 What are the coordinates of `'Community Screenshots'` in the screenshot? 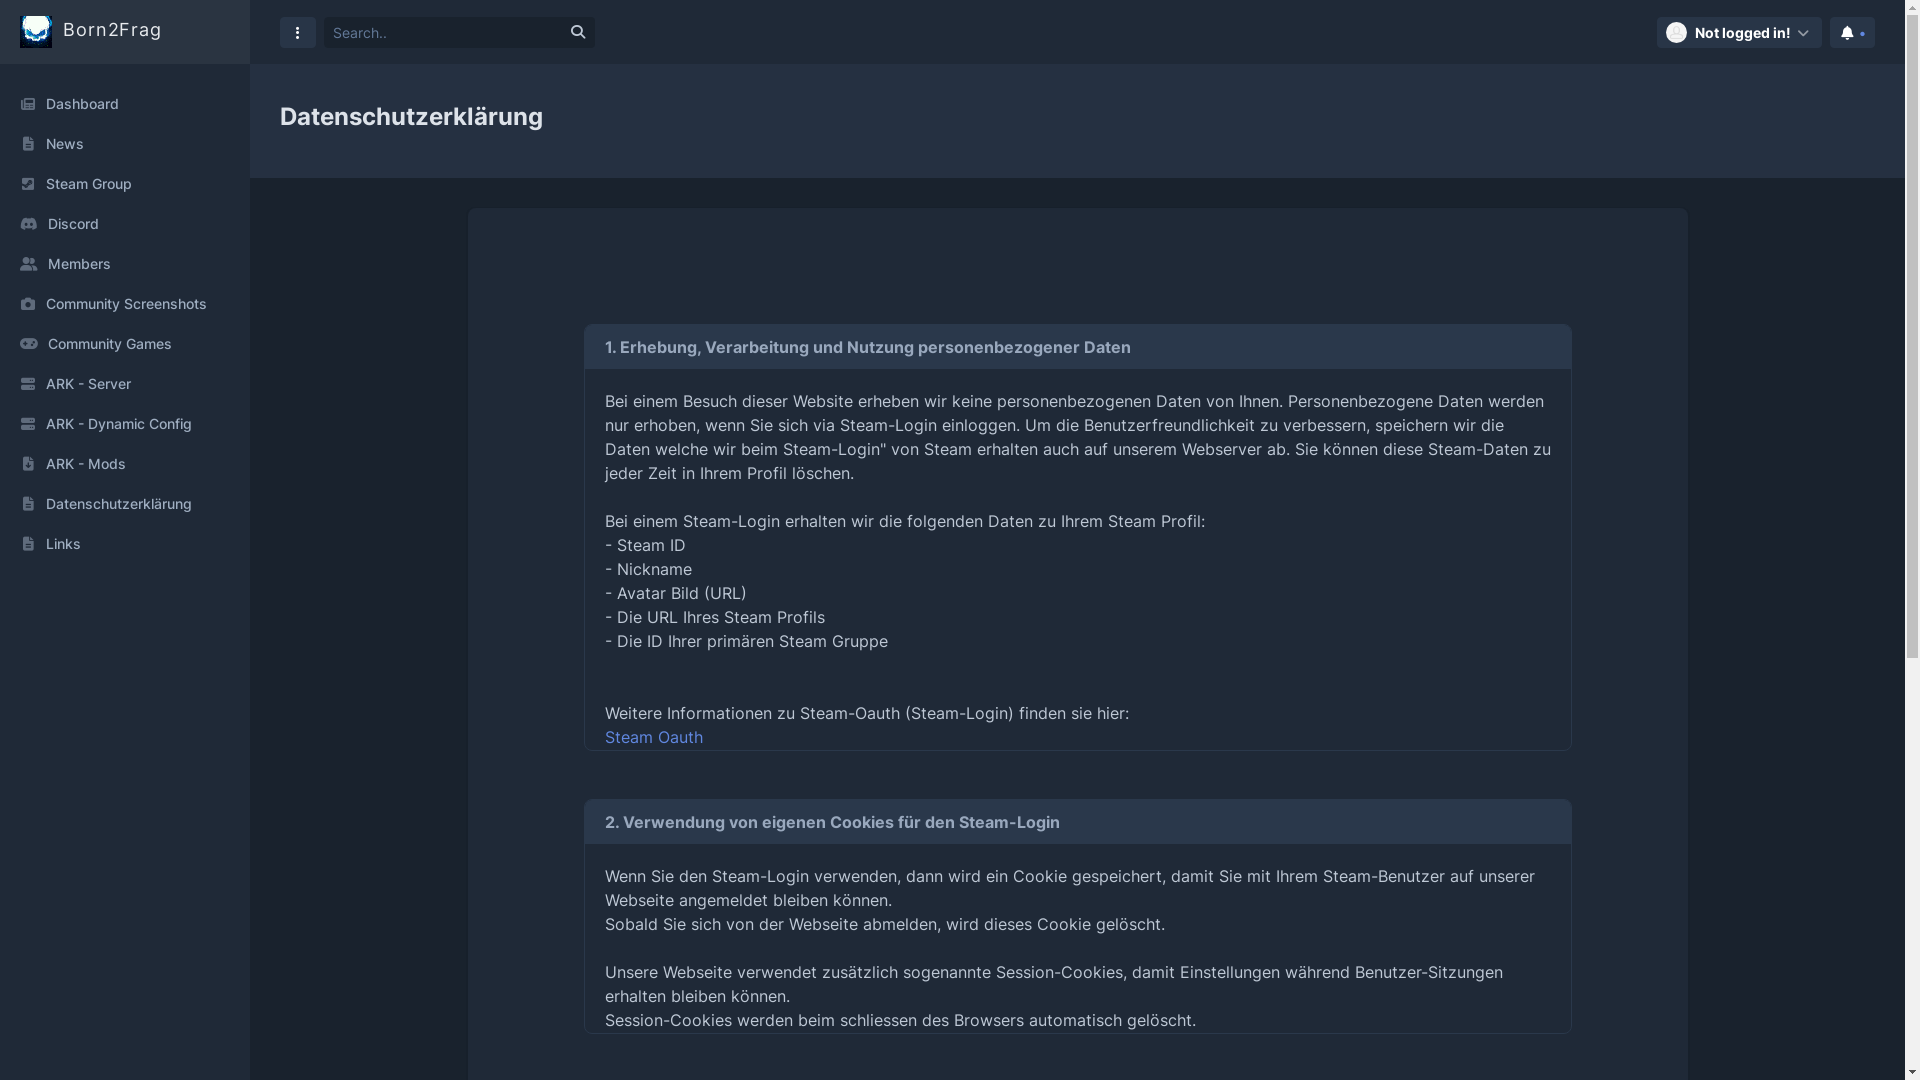 It's located at (123, 304).